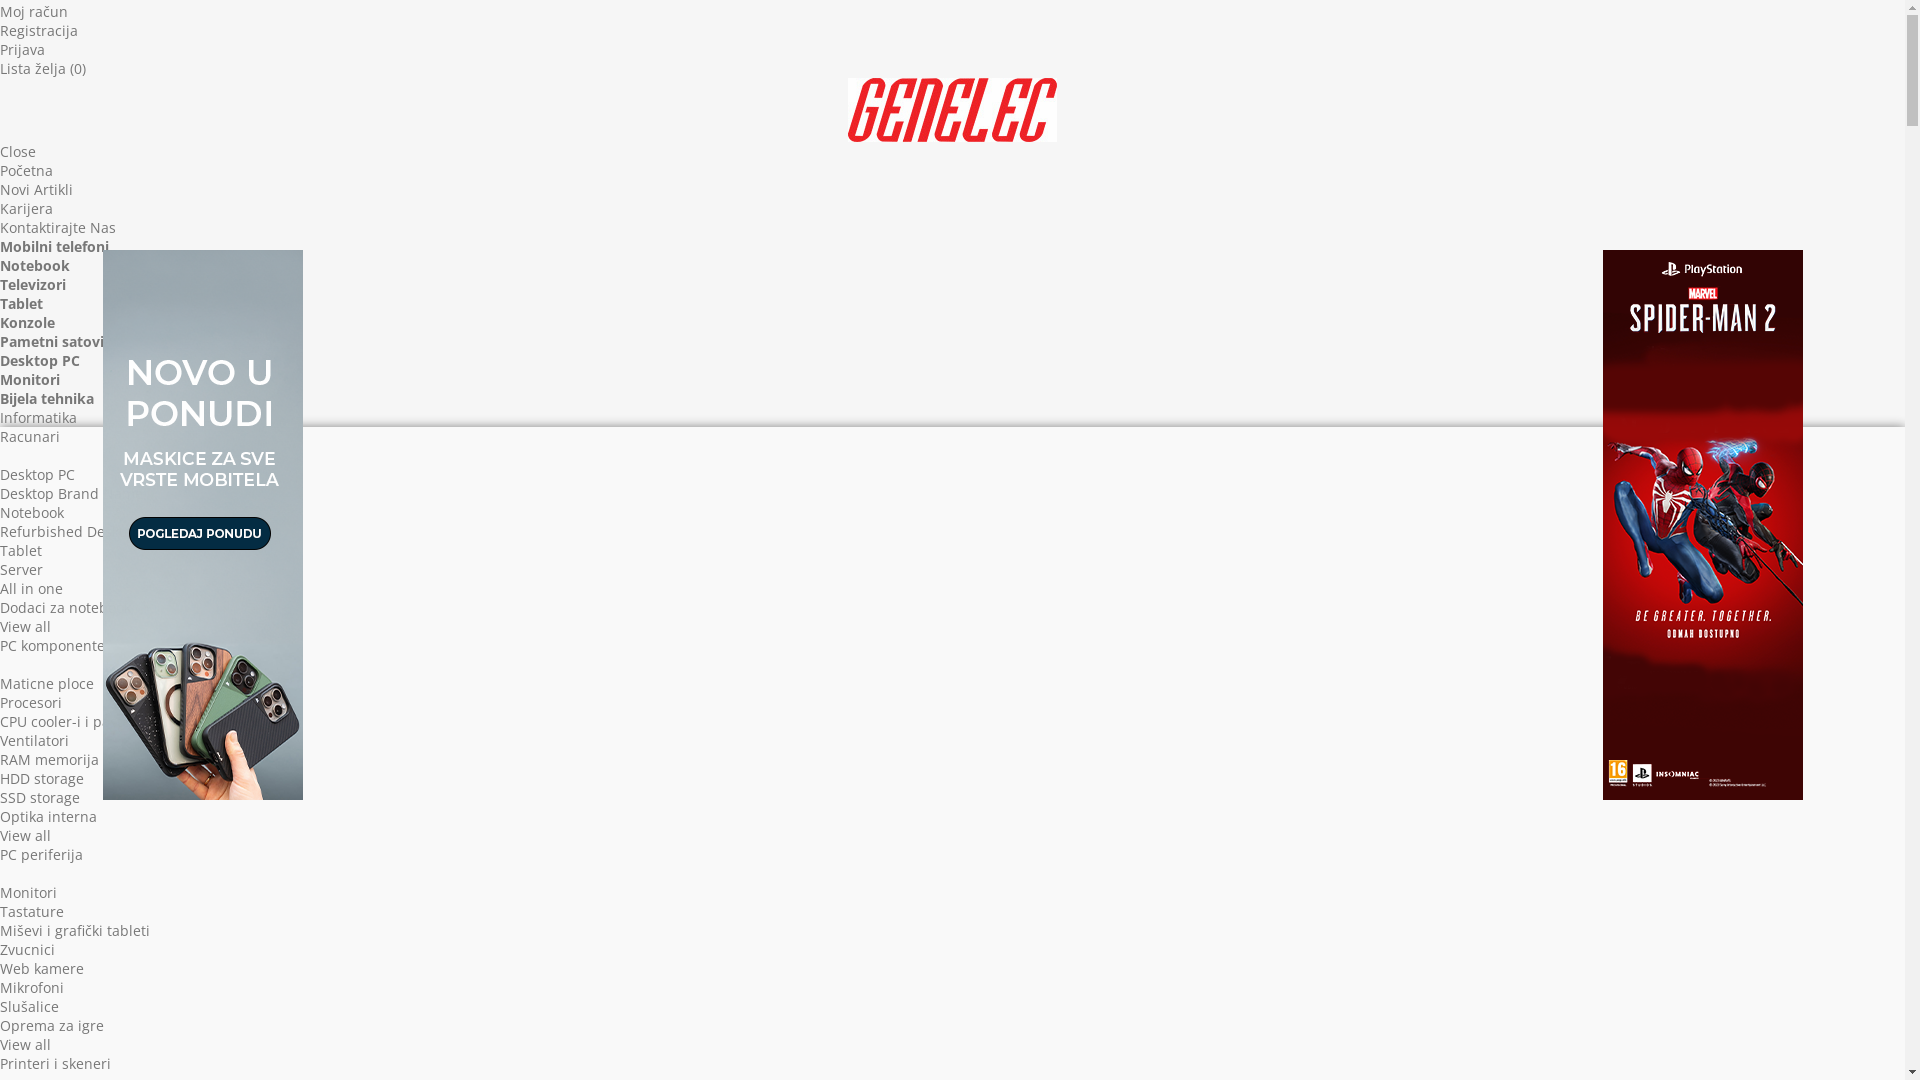 Image resolution: width=1920 pixels, height=1080 pixels. Describe the element at coordinates (21, 569) in the screenshot. I see `'Server'` at that location.